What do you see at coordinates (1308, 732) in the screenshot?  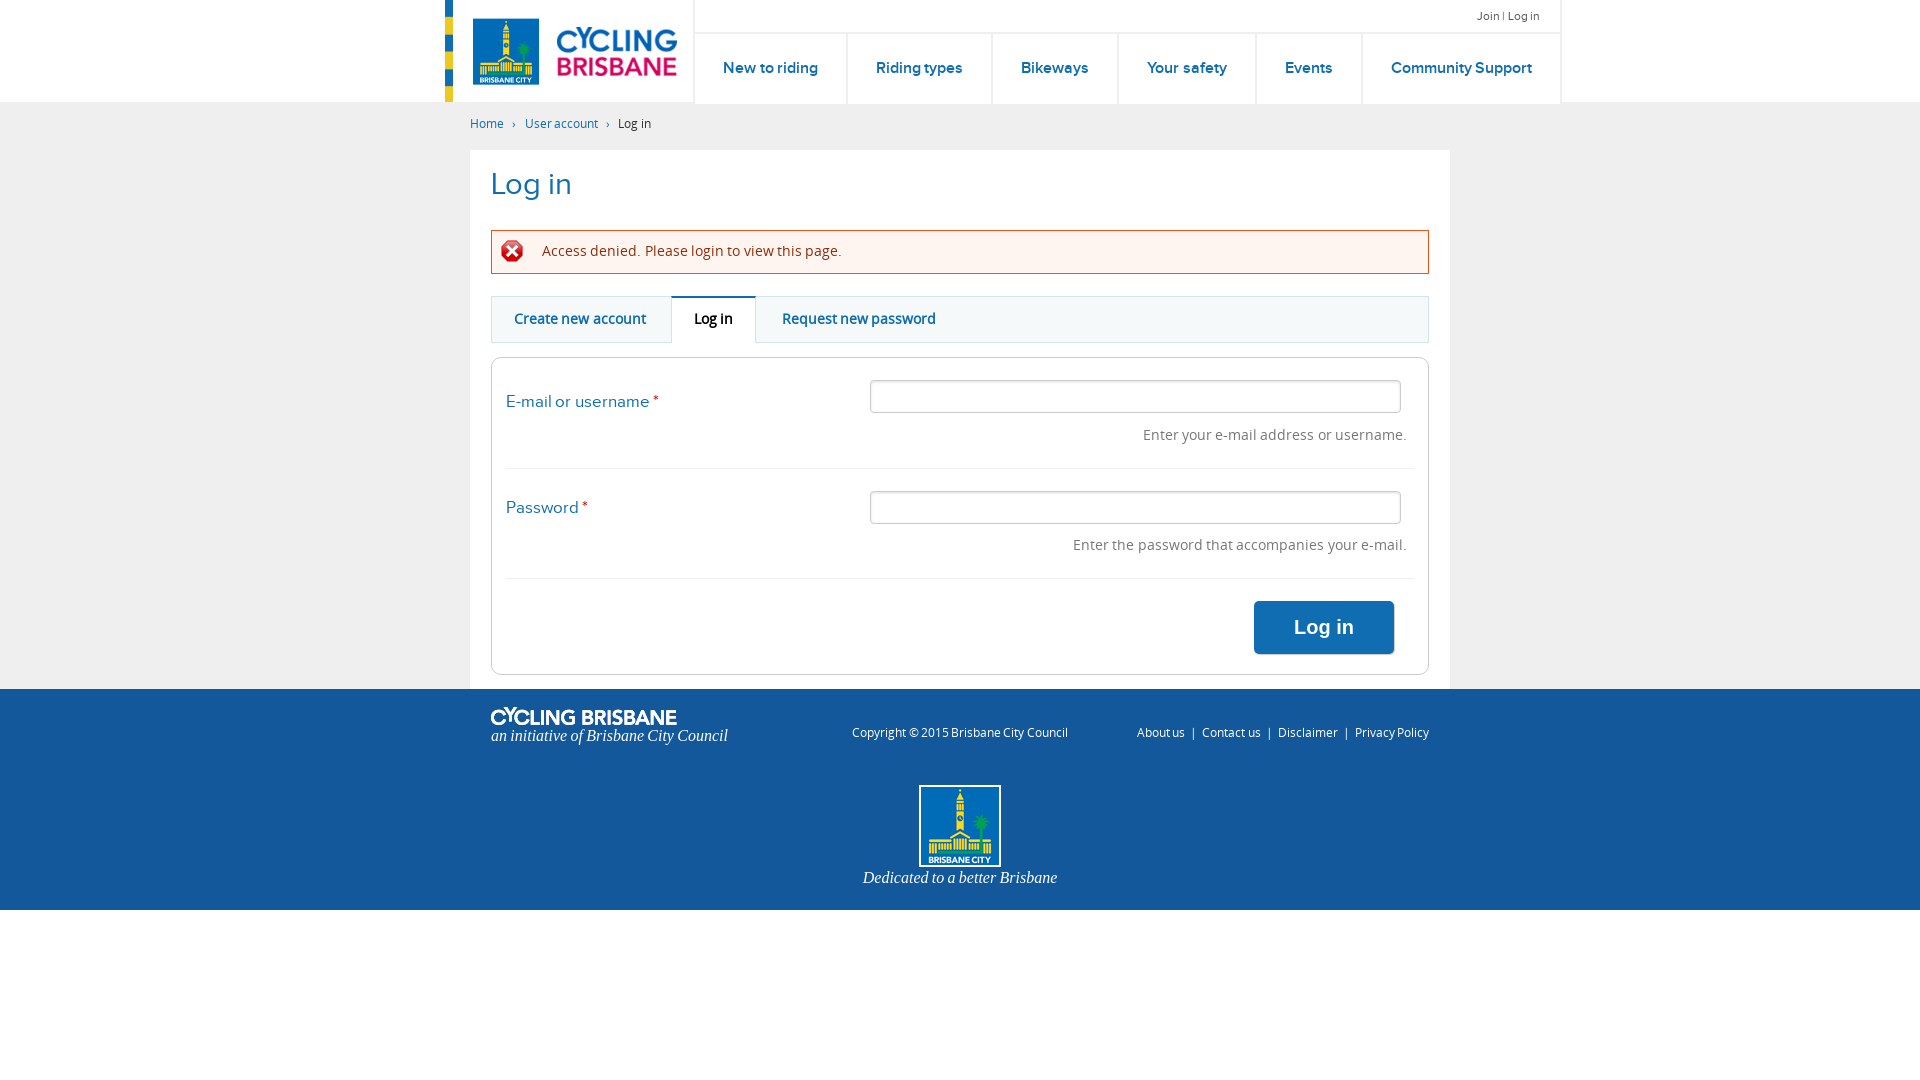 I see `'Disclaimer'` at bounding box center [1308, 732].